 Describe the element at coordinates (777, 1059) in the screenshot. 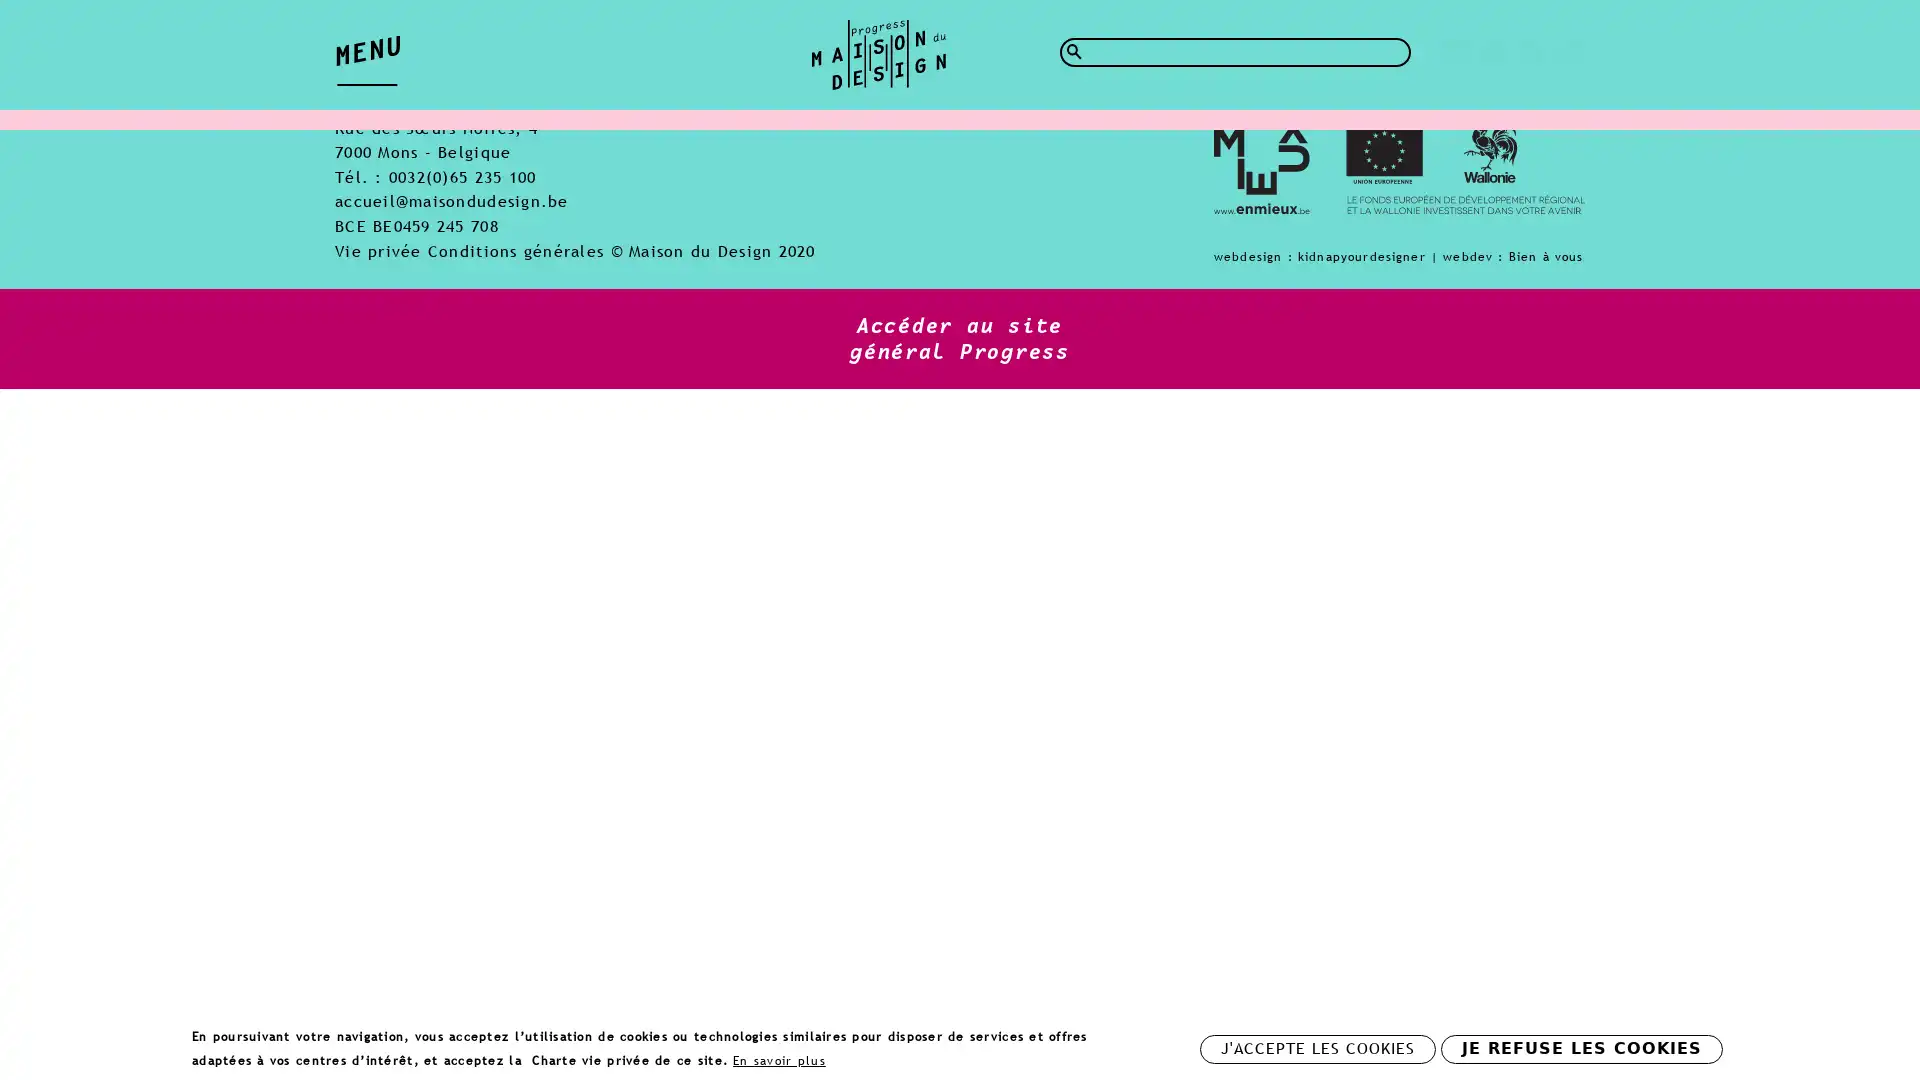

I see `En savoir plus` at that location.